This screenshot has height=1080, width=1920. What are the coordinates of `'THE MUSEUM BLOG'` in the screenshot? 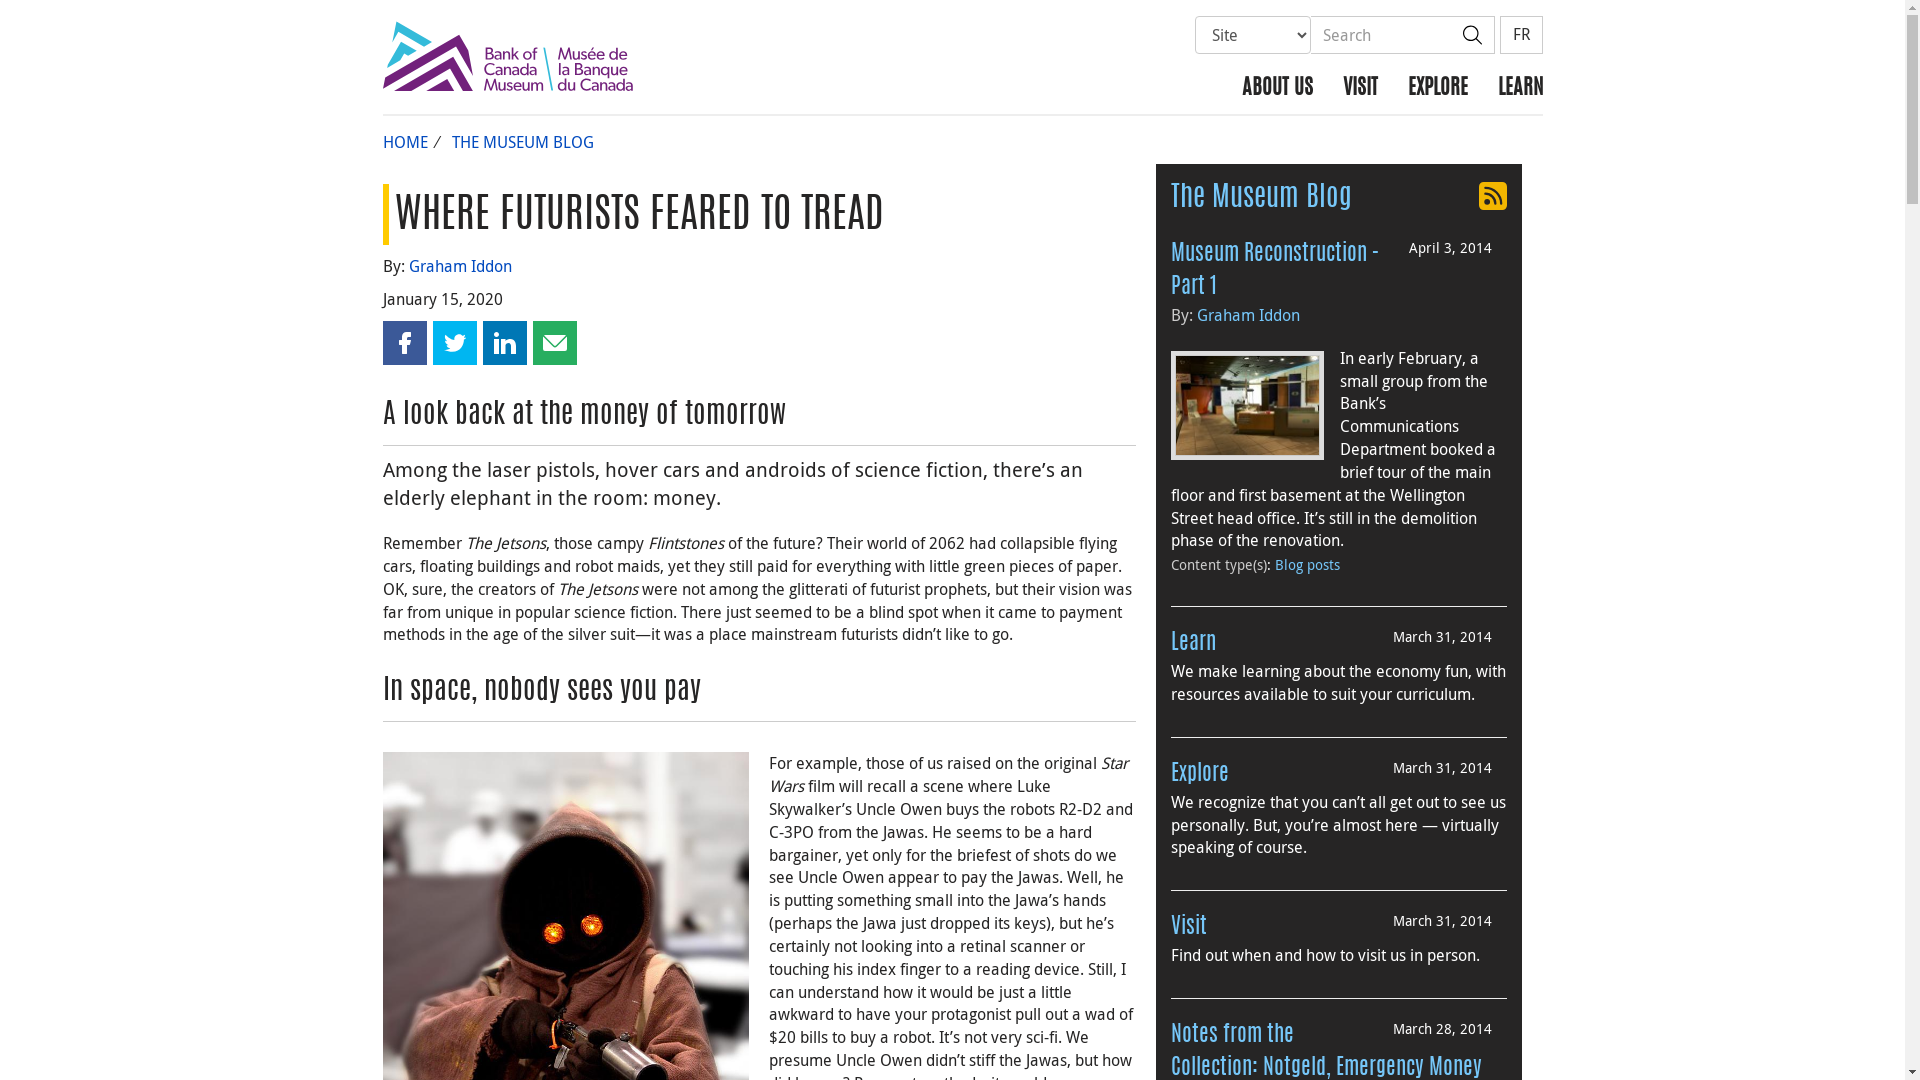 It's located at (523, 141).